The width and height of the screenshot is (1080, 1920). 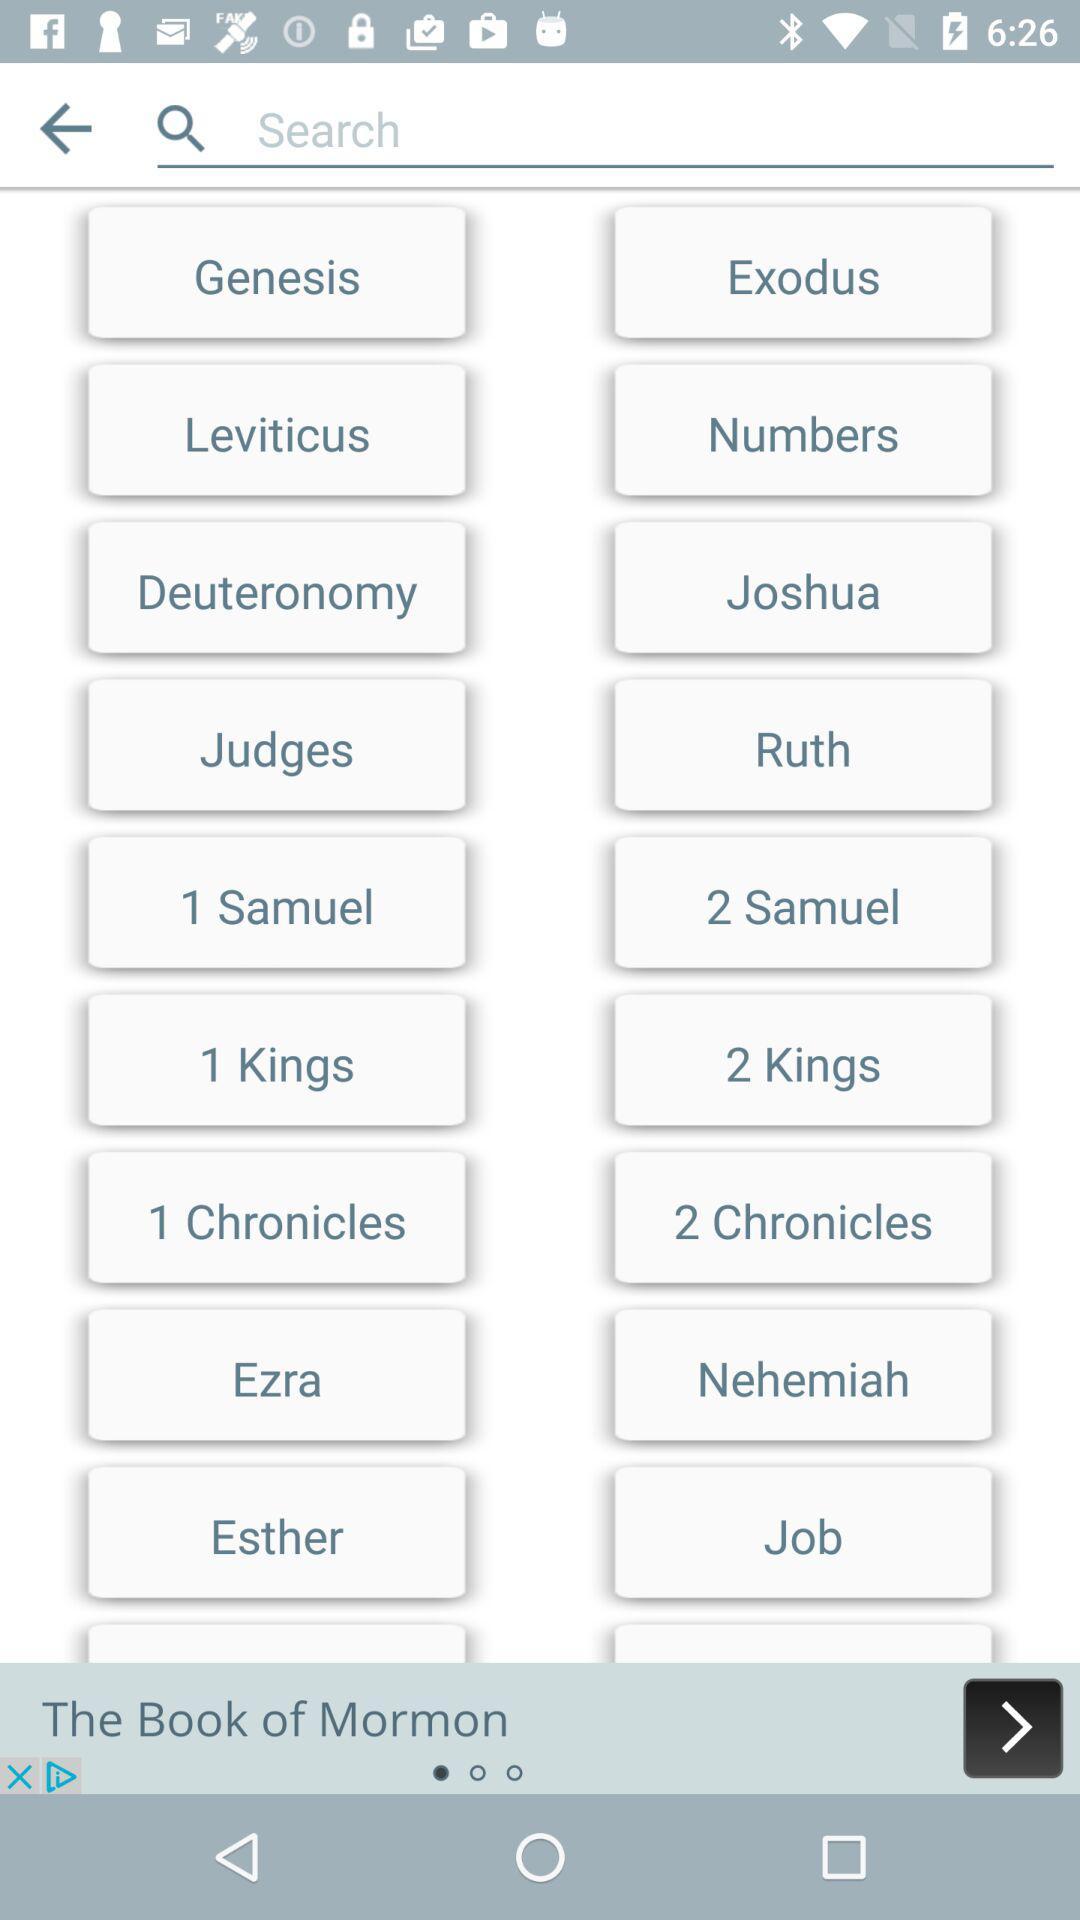 I want to click on search terms, so click(x=540, y=195).